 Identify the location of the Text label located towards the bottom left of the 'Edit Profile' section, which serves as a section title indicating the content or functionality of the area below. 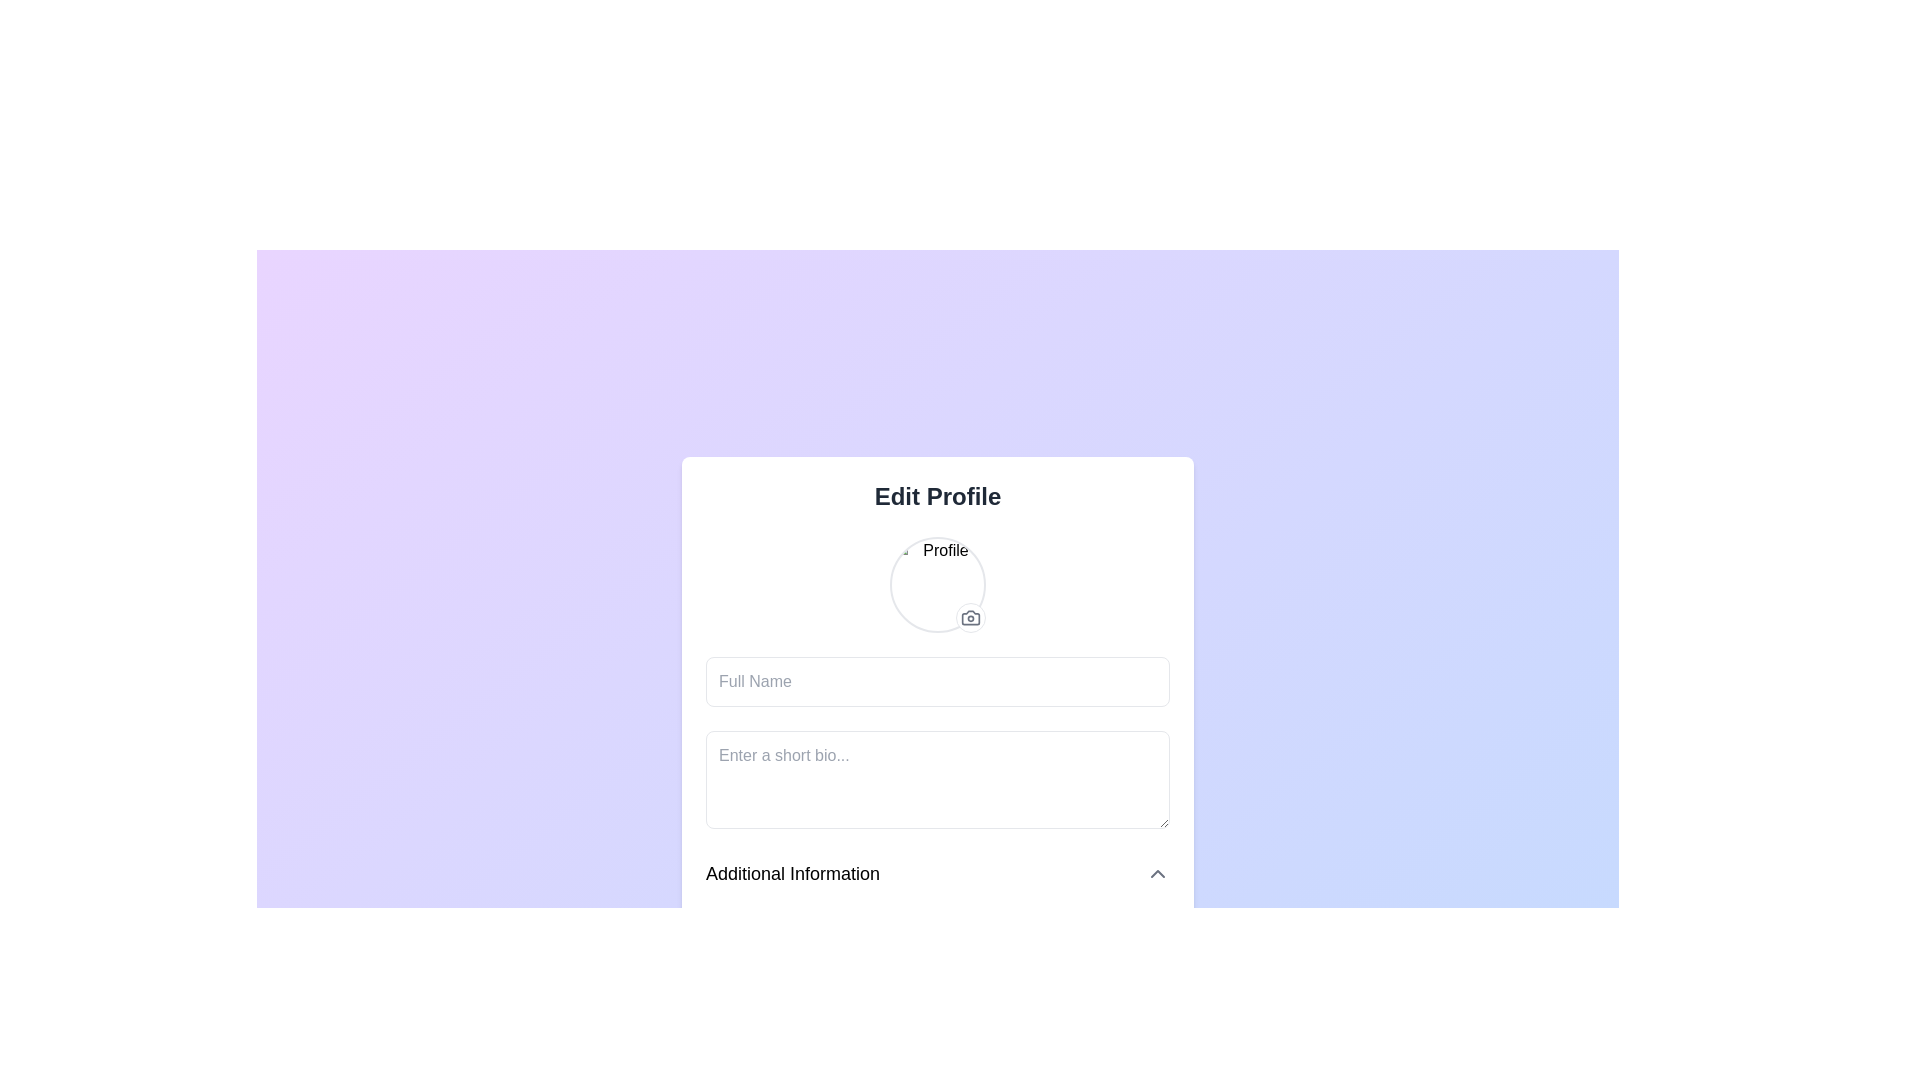
(791, 872).